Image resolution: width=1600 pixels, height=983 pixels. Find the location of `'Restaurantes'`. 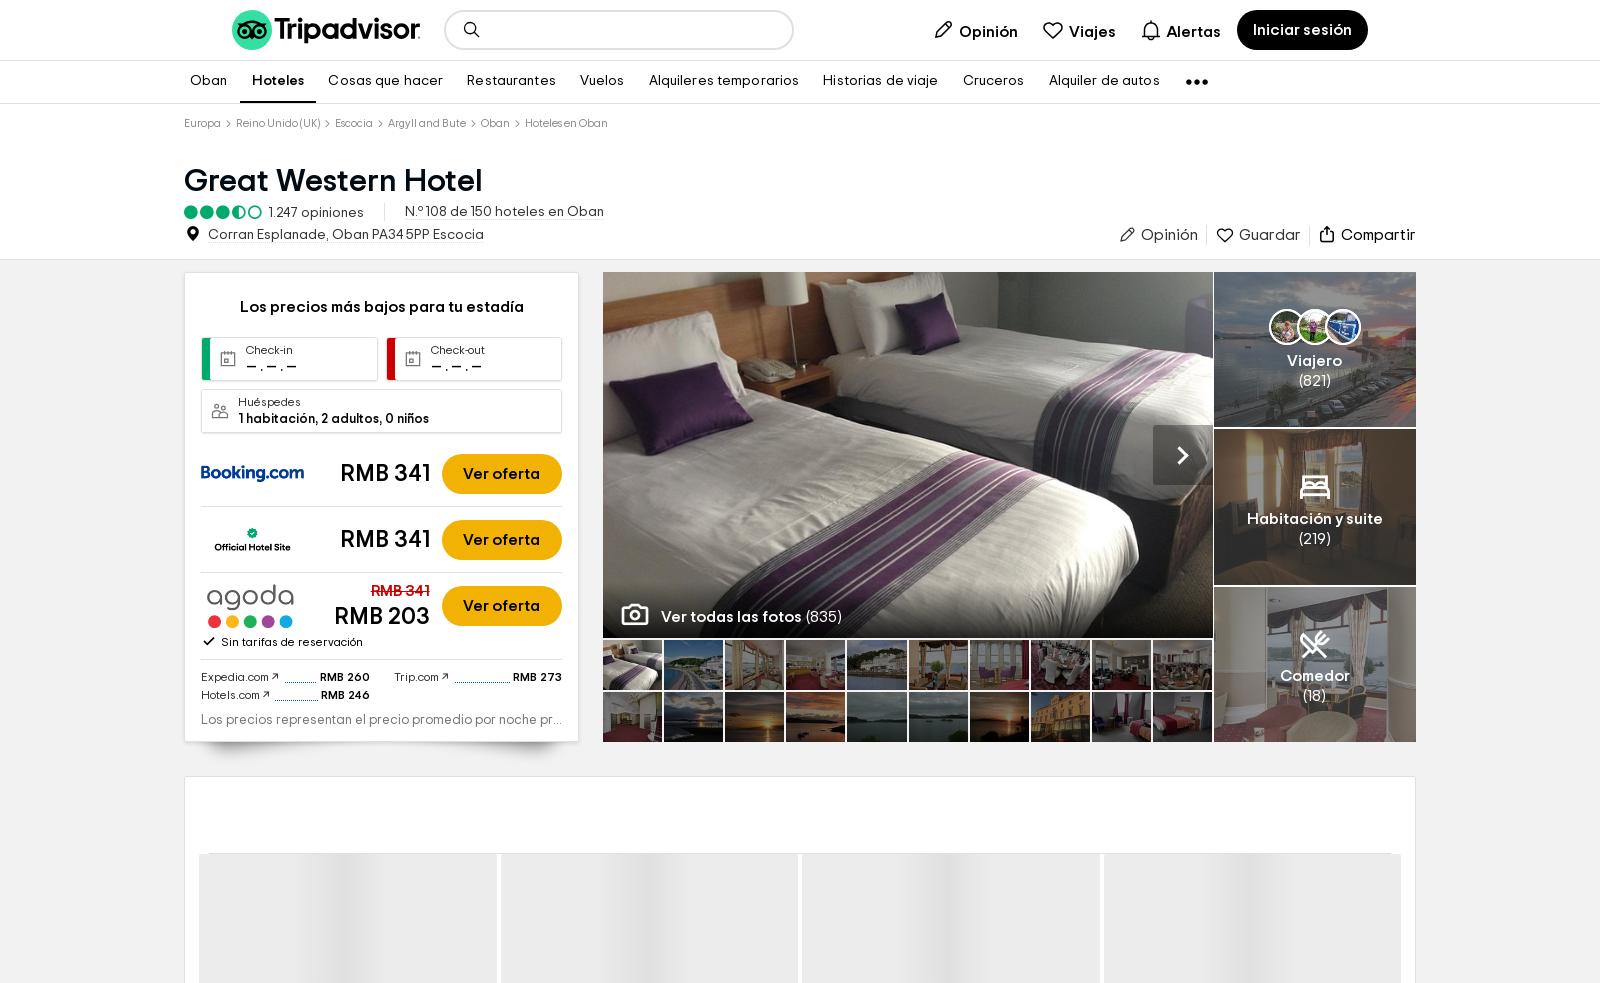

'Restaurantes' is located at coordinates (510, 79).